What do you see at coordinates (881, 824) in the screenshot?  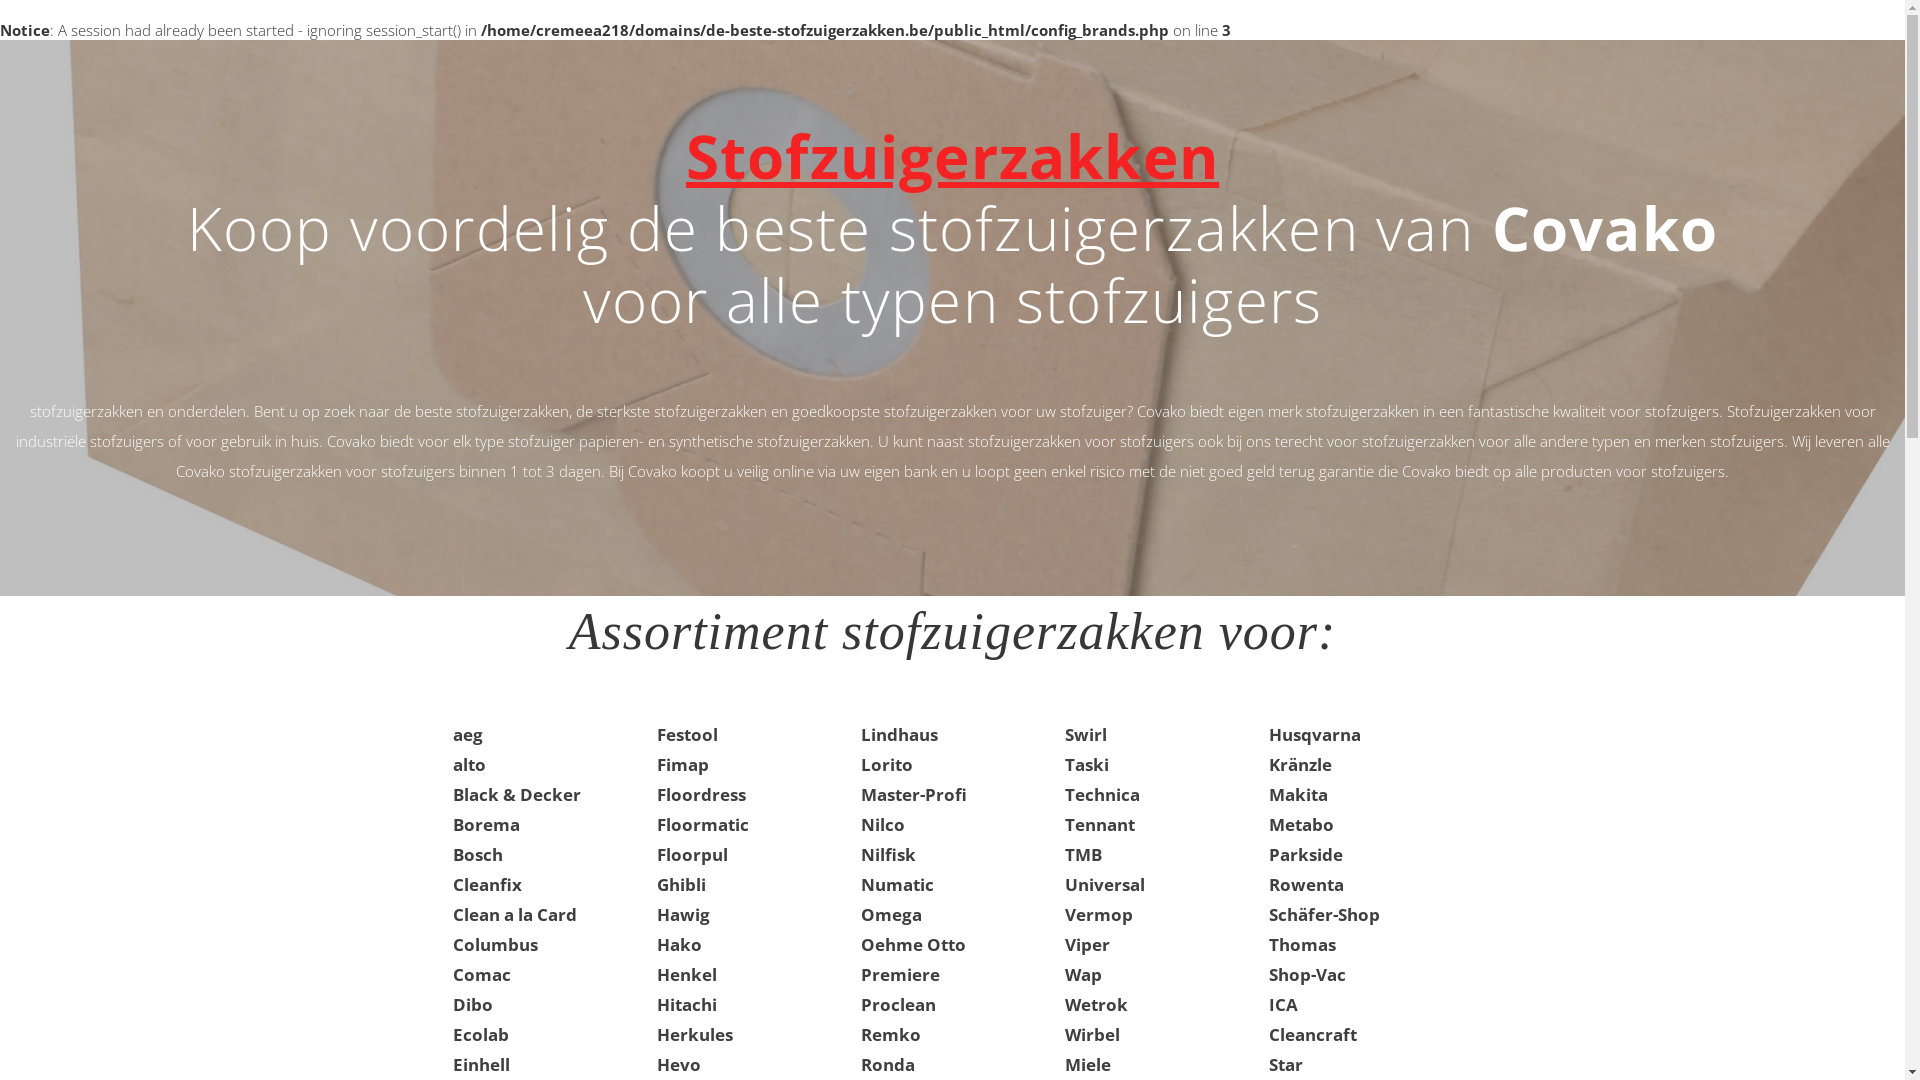 I see `'Nilco'` at bounding box center [881, 824].